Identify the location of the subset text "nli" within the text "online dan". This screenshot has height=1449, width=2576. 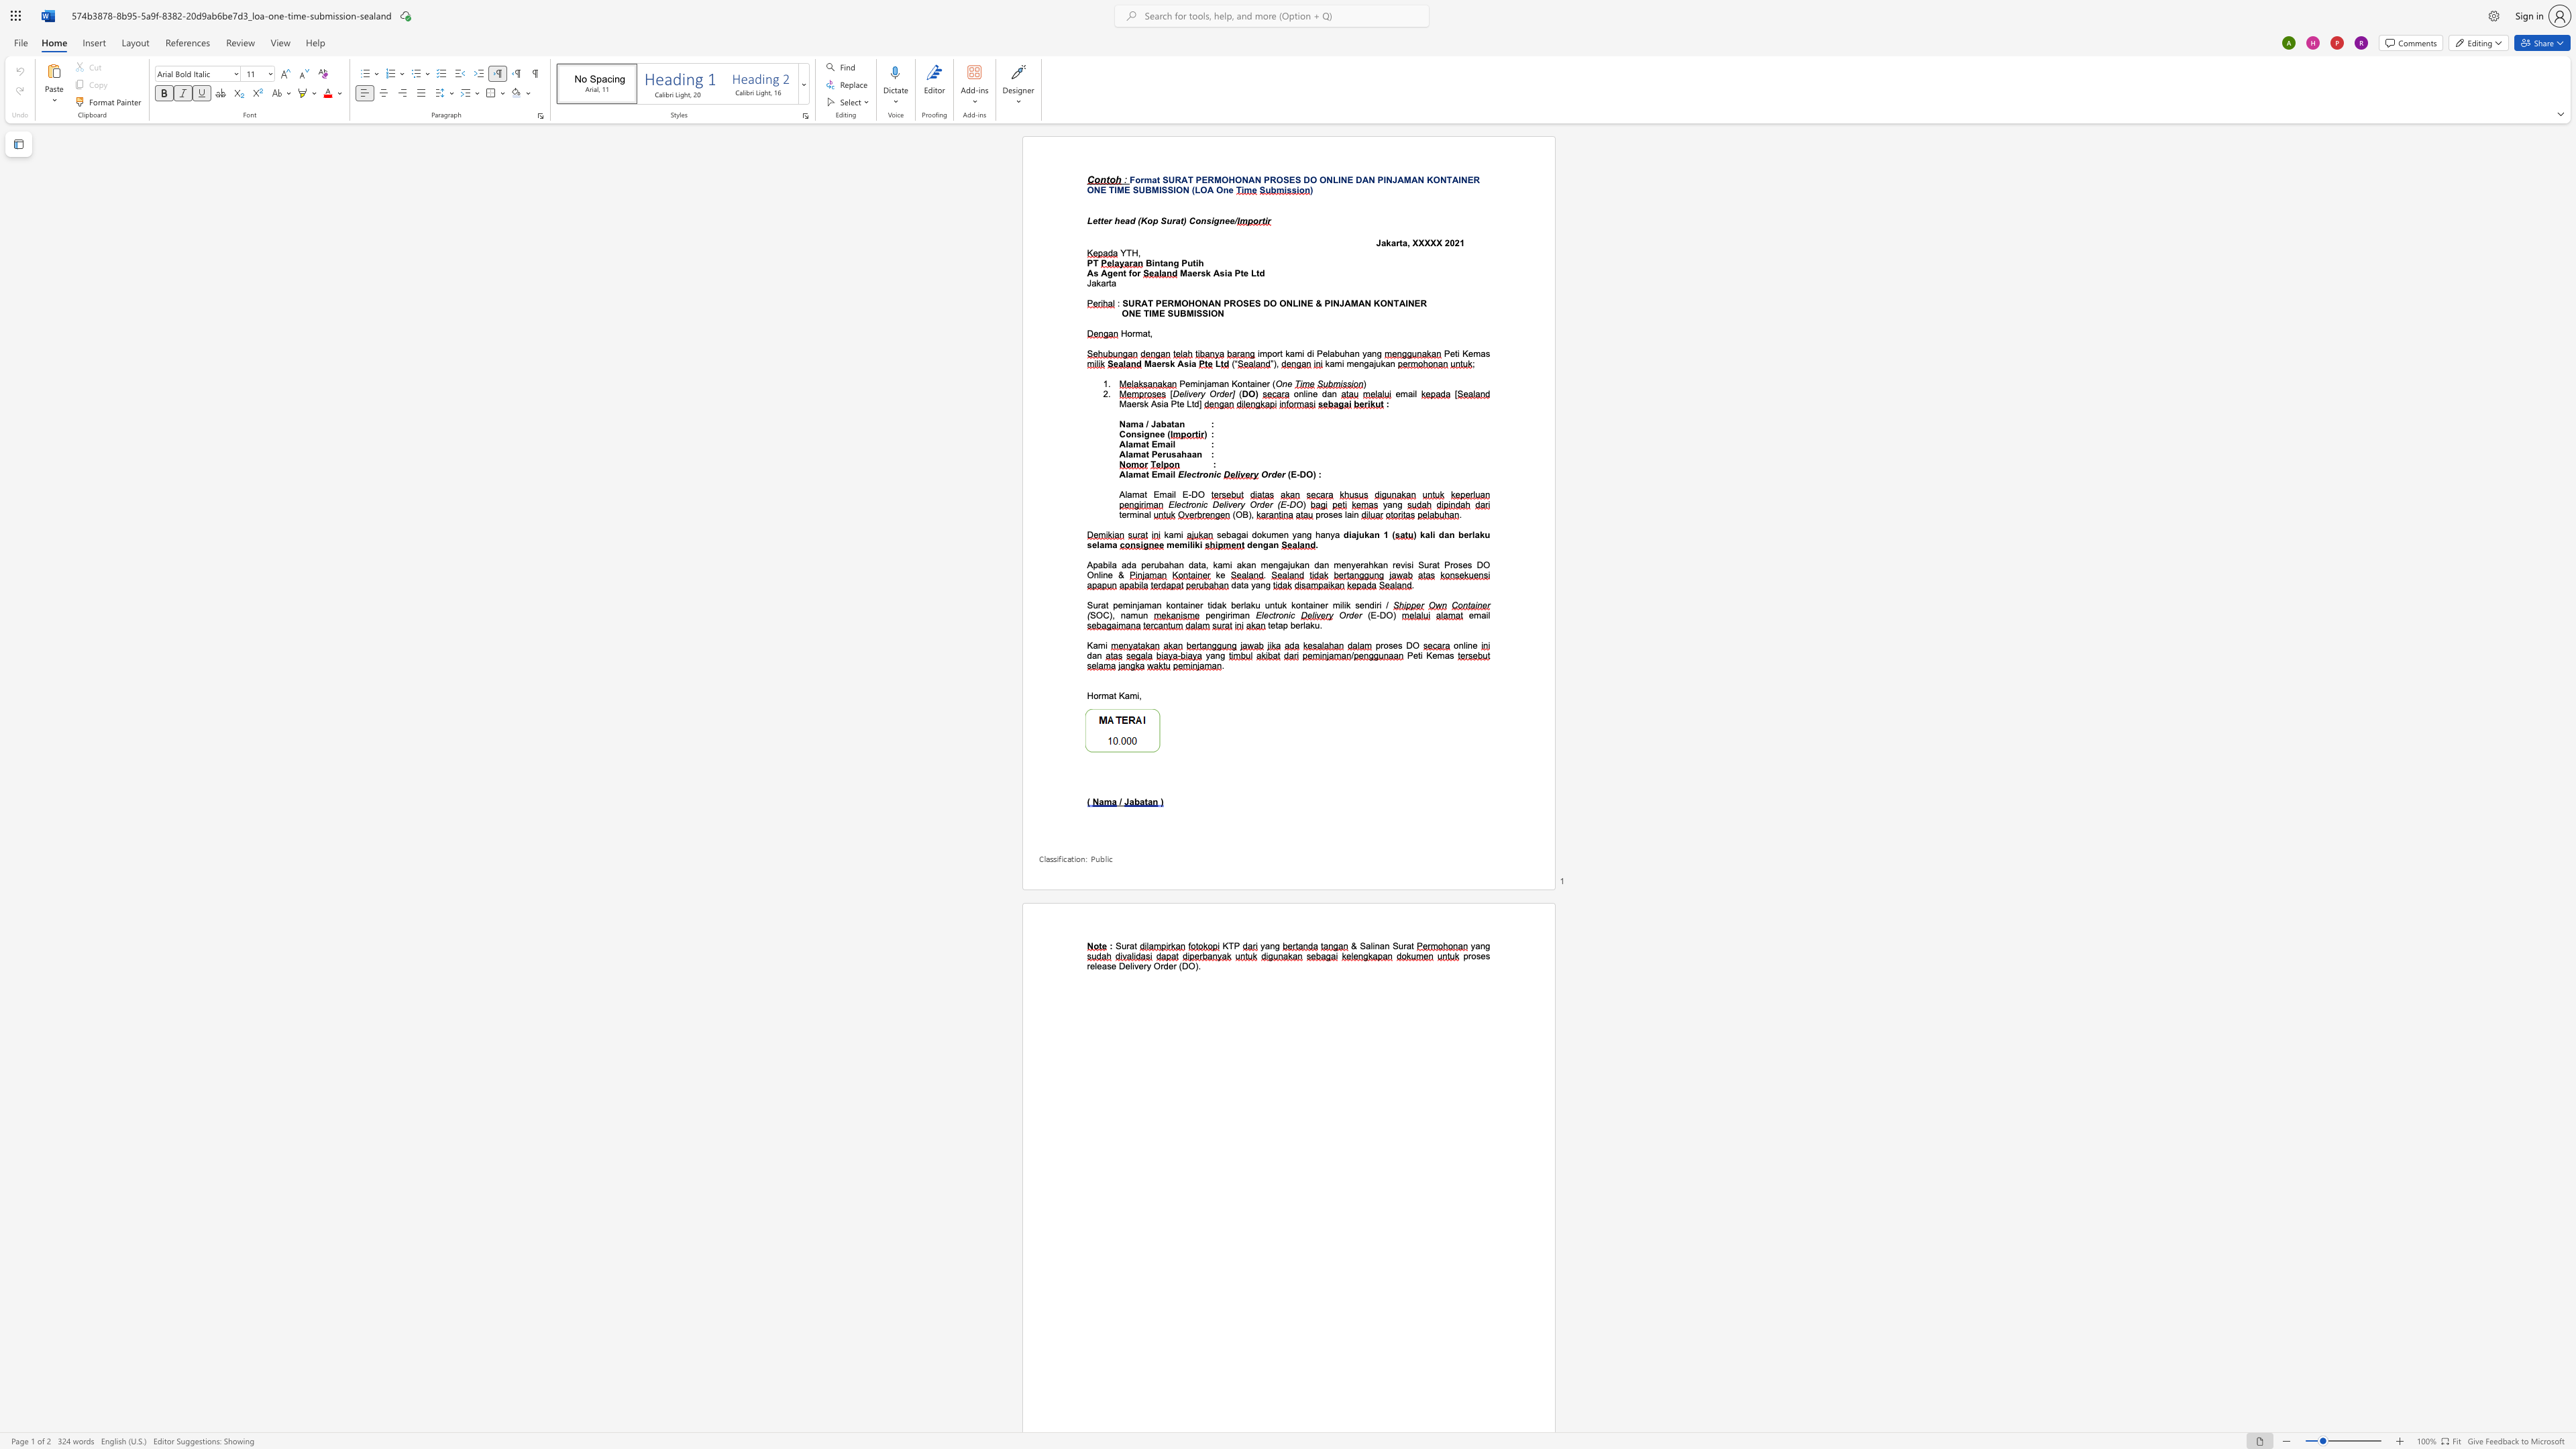
(1299, 394).